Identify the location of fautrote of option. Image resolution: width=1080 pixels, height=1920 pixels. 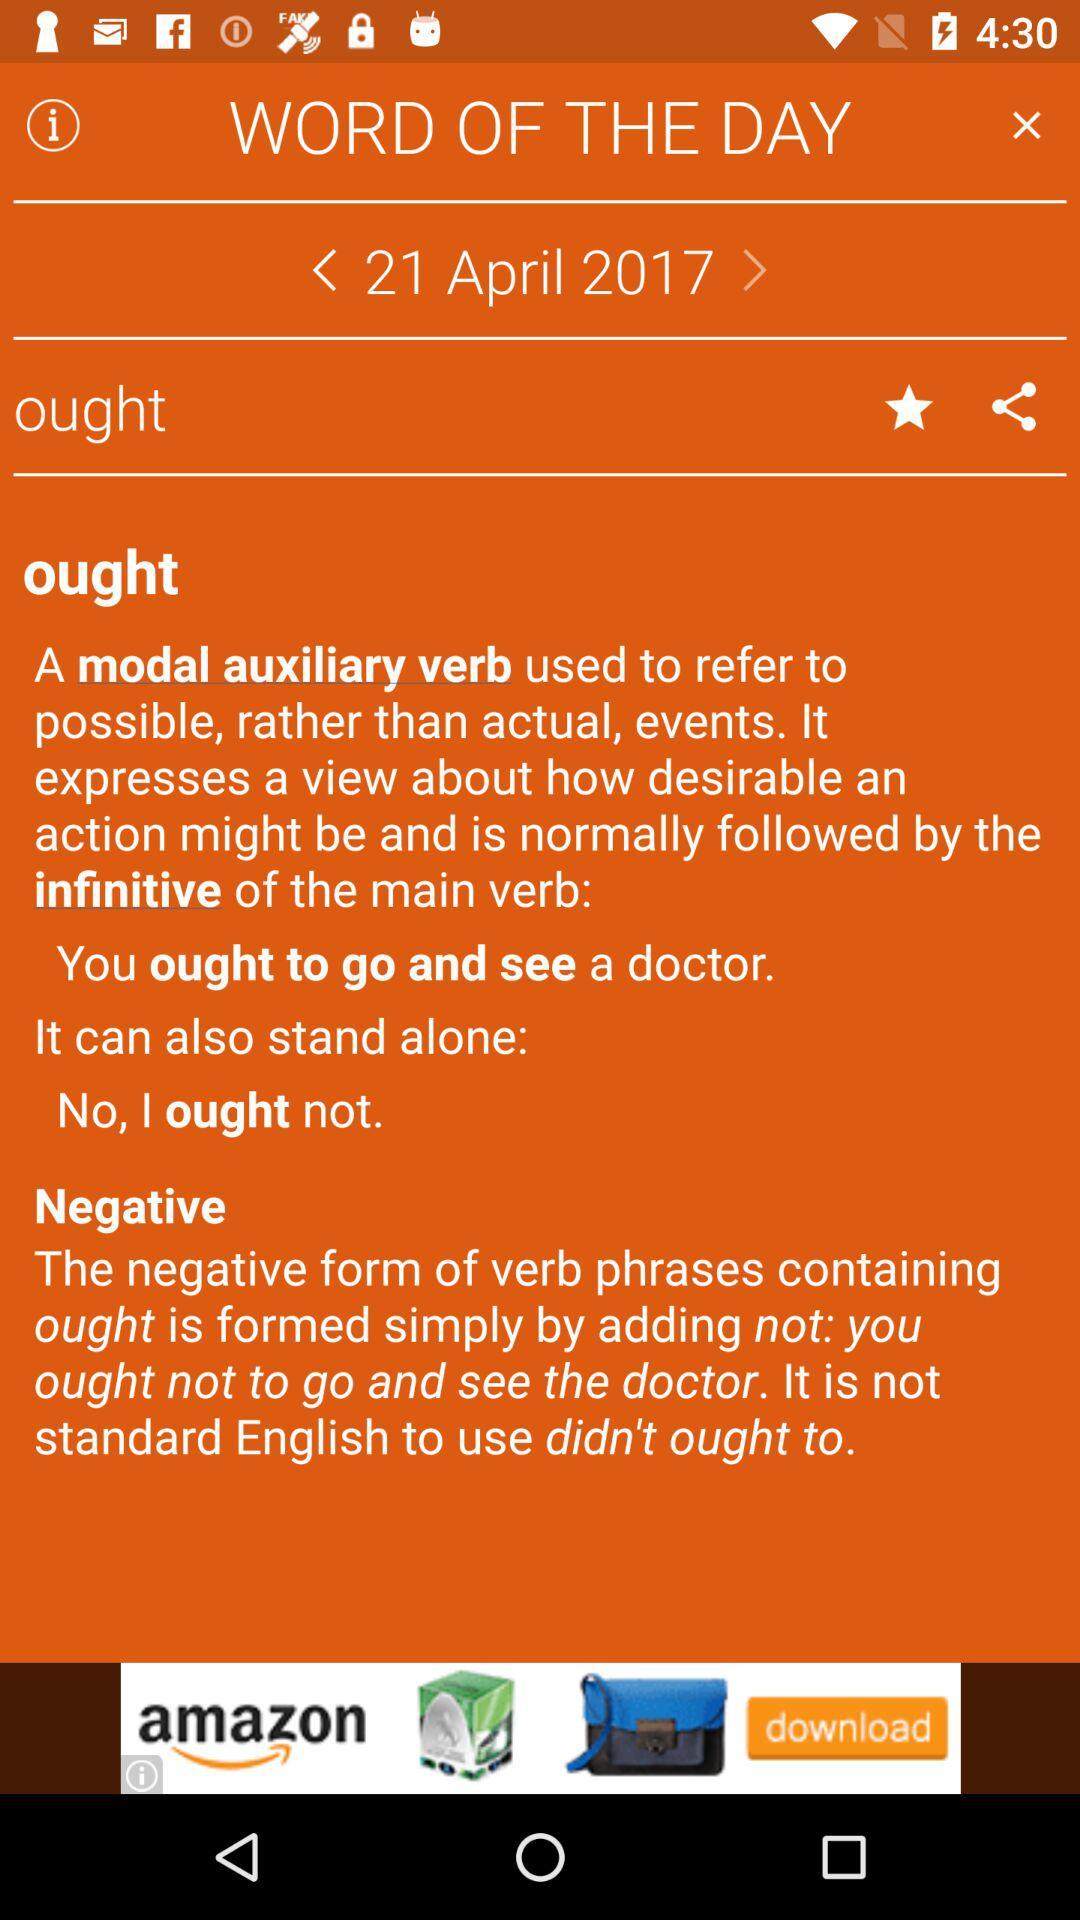
(909, 405).